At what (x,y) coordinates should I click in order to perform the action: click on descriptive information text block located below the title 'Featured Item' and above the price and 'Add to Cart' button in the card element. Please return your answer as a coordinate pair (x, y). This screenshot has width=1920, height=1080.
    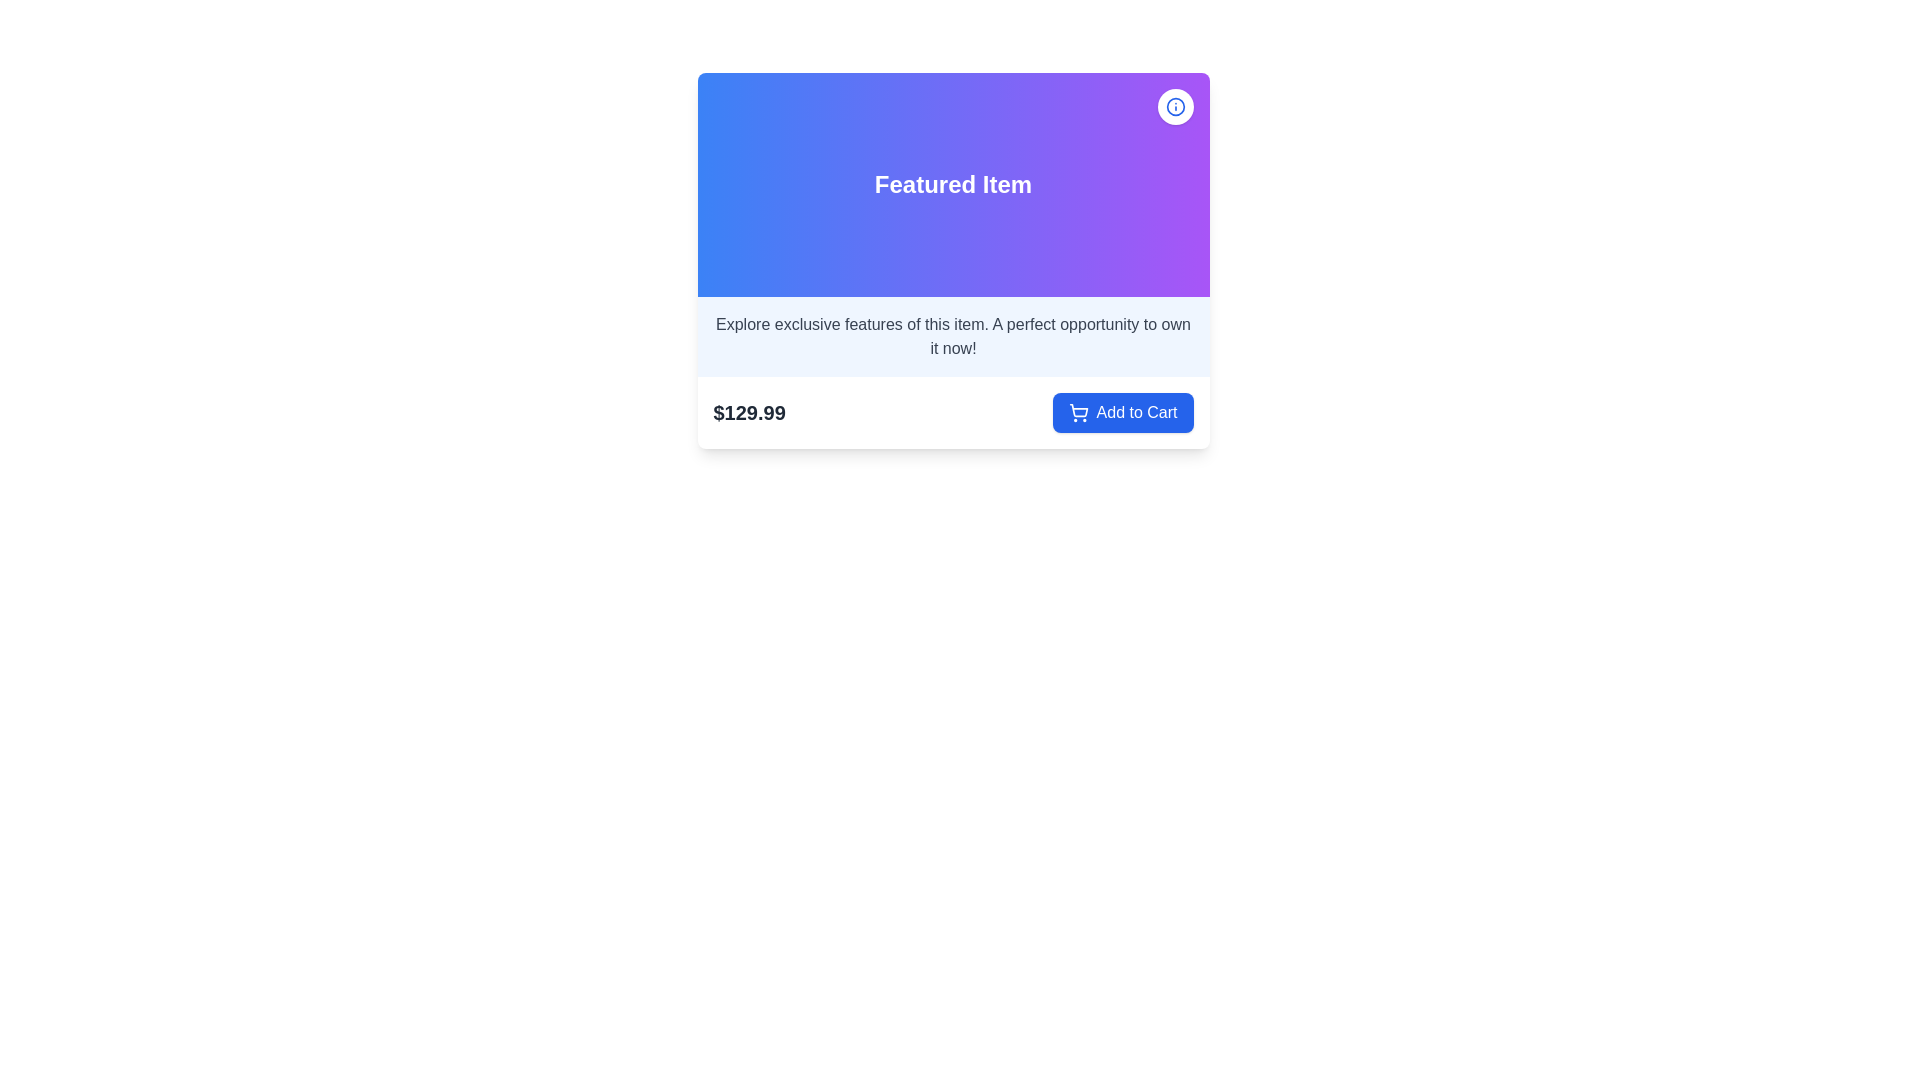
    Looking at the image, I should click on (952, 335).